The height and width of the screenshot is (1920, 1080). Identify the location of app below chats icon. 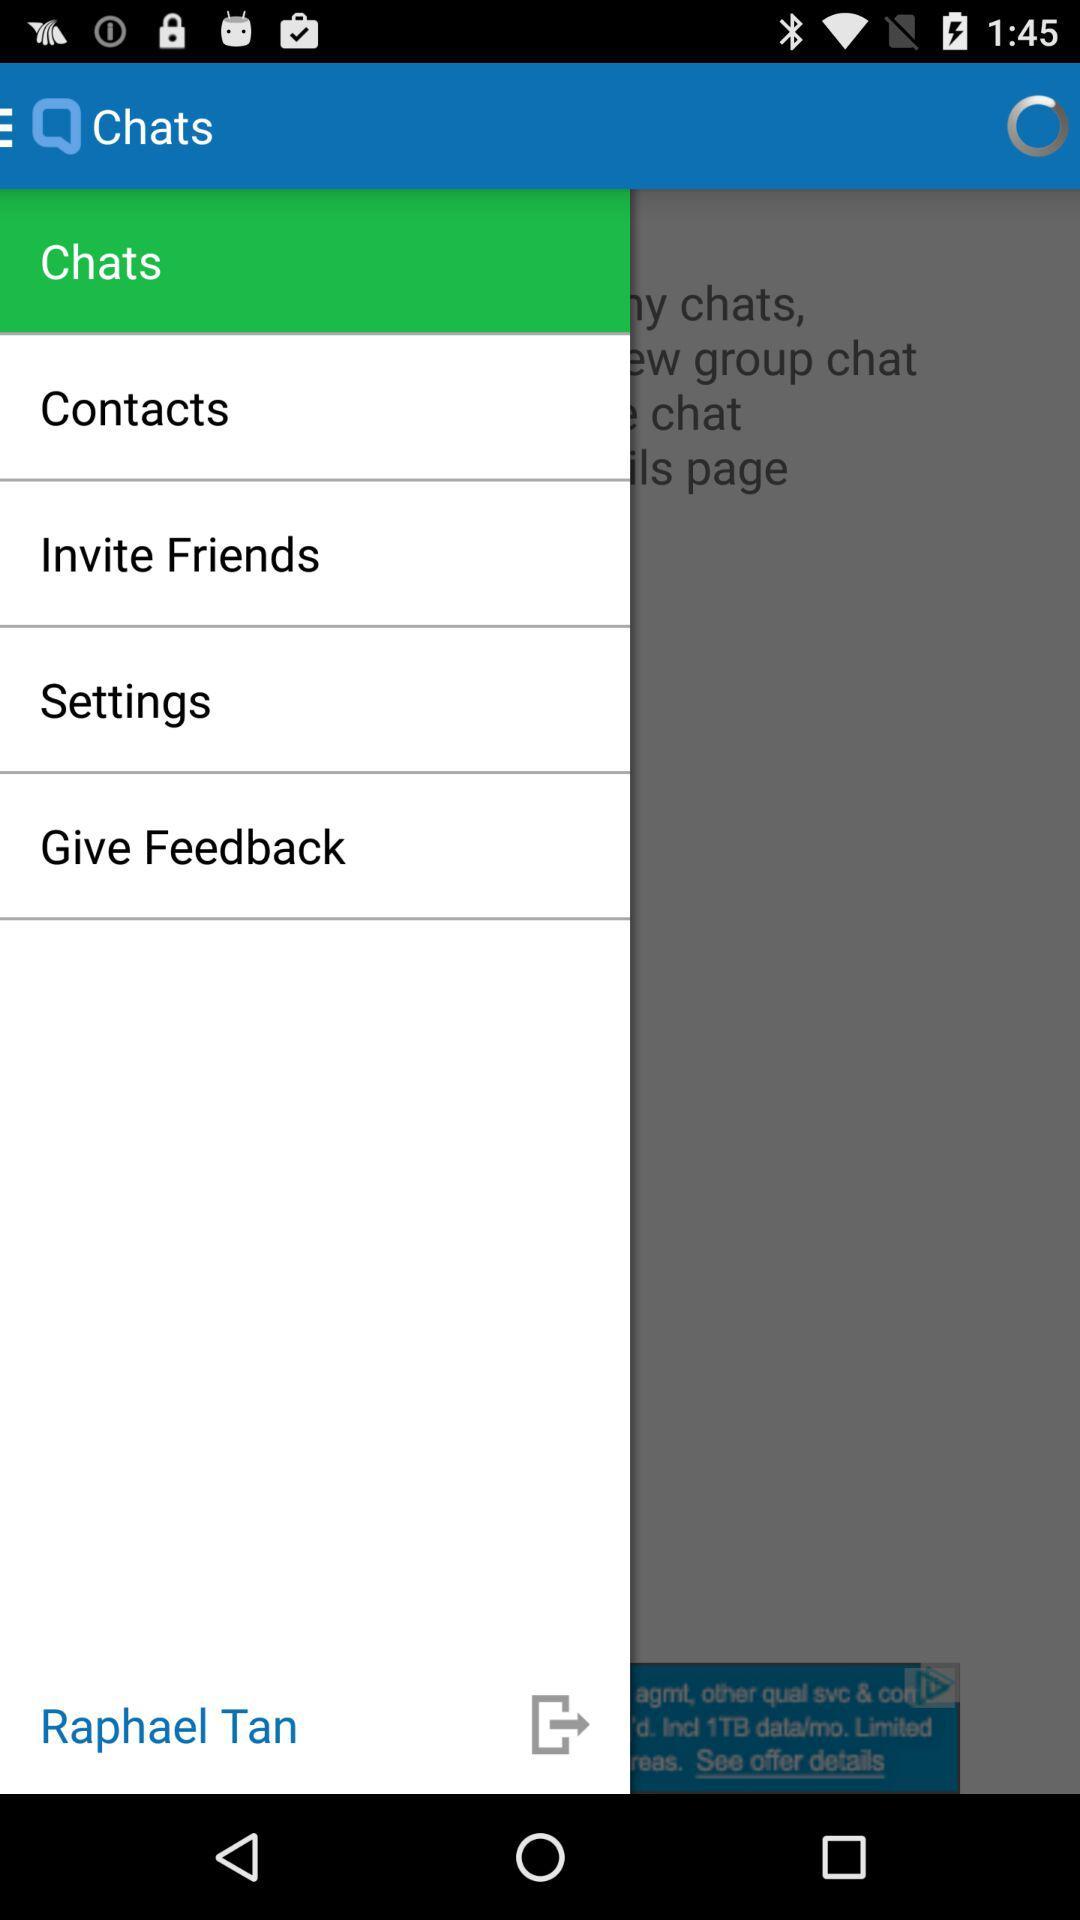
(134, 405).